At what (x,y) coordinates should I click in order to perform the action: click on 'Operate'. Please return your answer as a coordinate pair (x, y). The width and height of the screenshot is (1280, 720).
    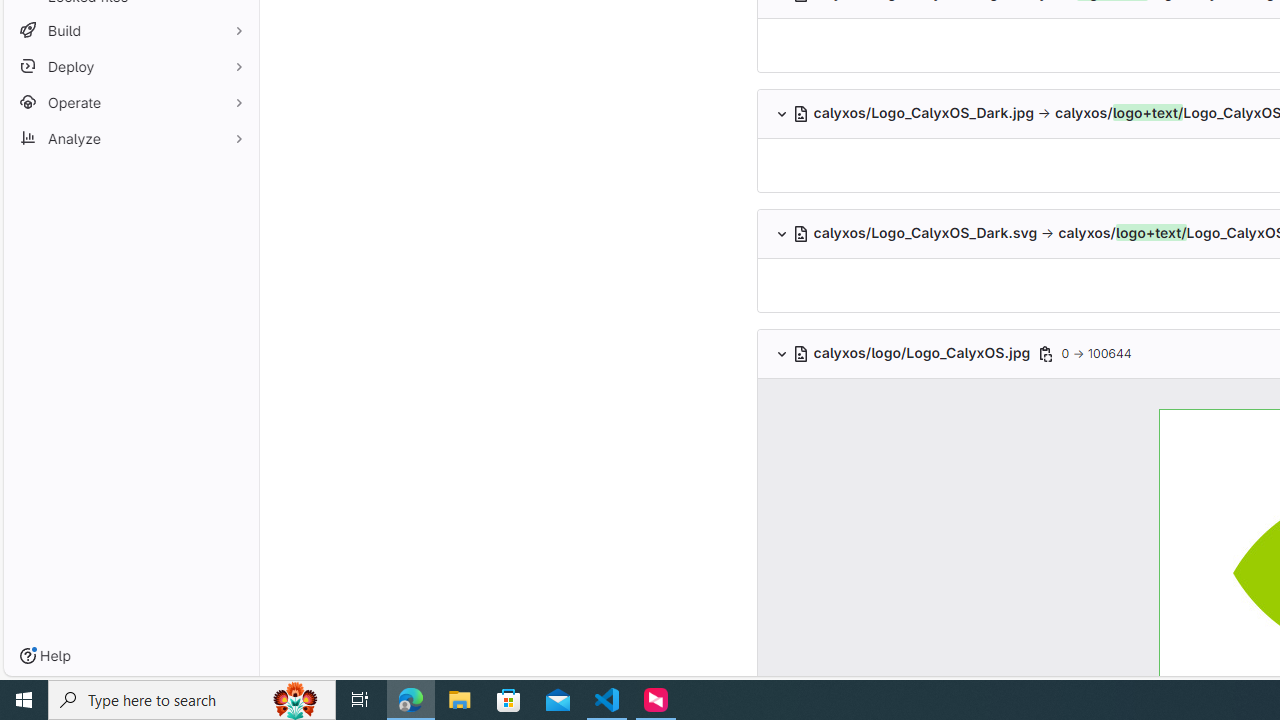
    Looking at the image, I should click on (130, 102).